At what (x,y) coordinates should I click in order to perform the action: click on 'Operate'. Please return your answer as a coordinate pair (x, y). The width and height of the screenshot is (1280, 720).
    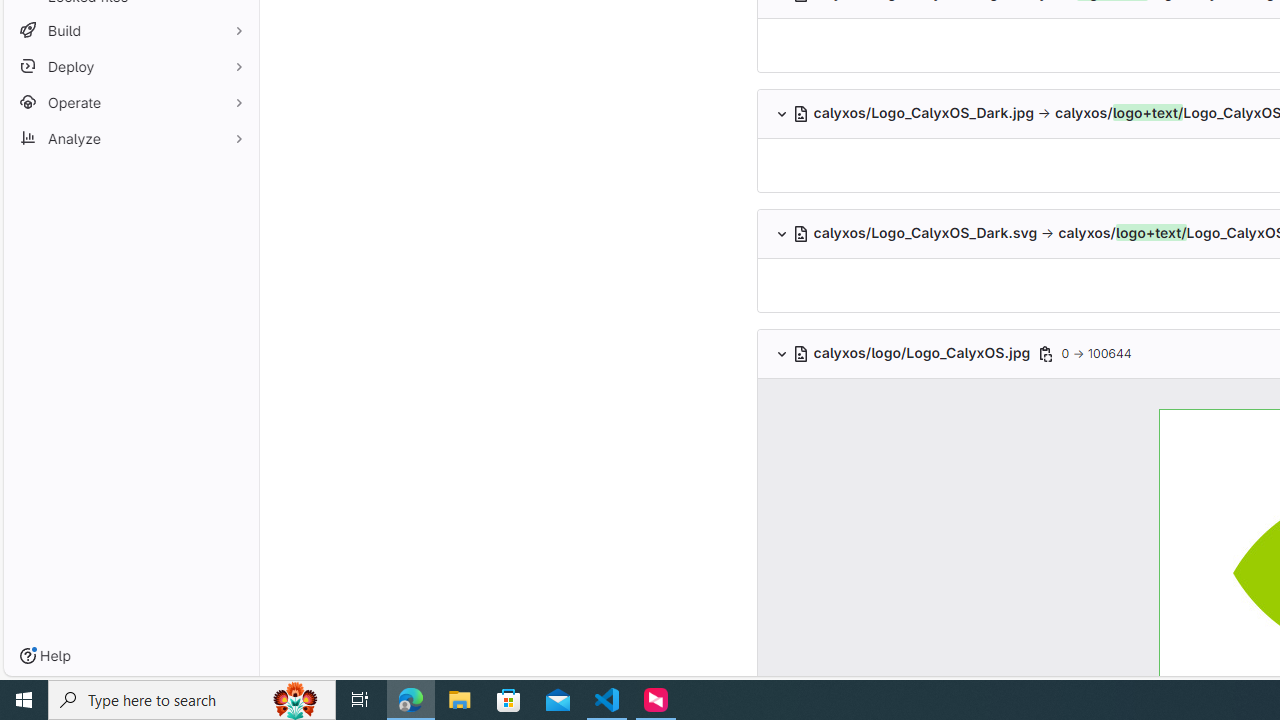
    Looking at the image, I should click on (130, 102).